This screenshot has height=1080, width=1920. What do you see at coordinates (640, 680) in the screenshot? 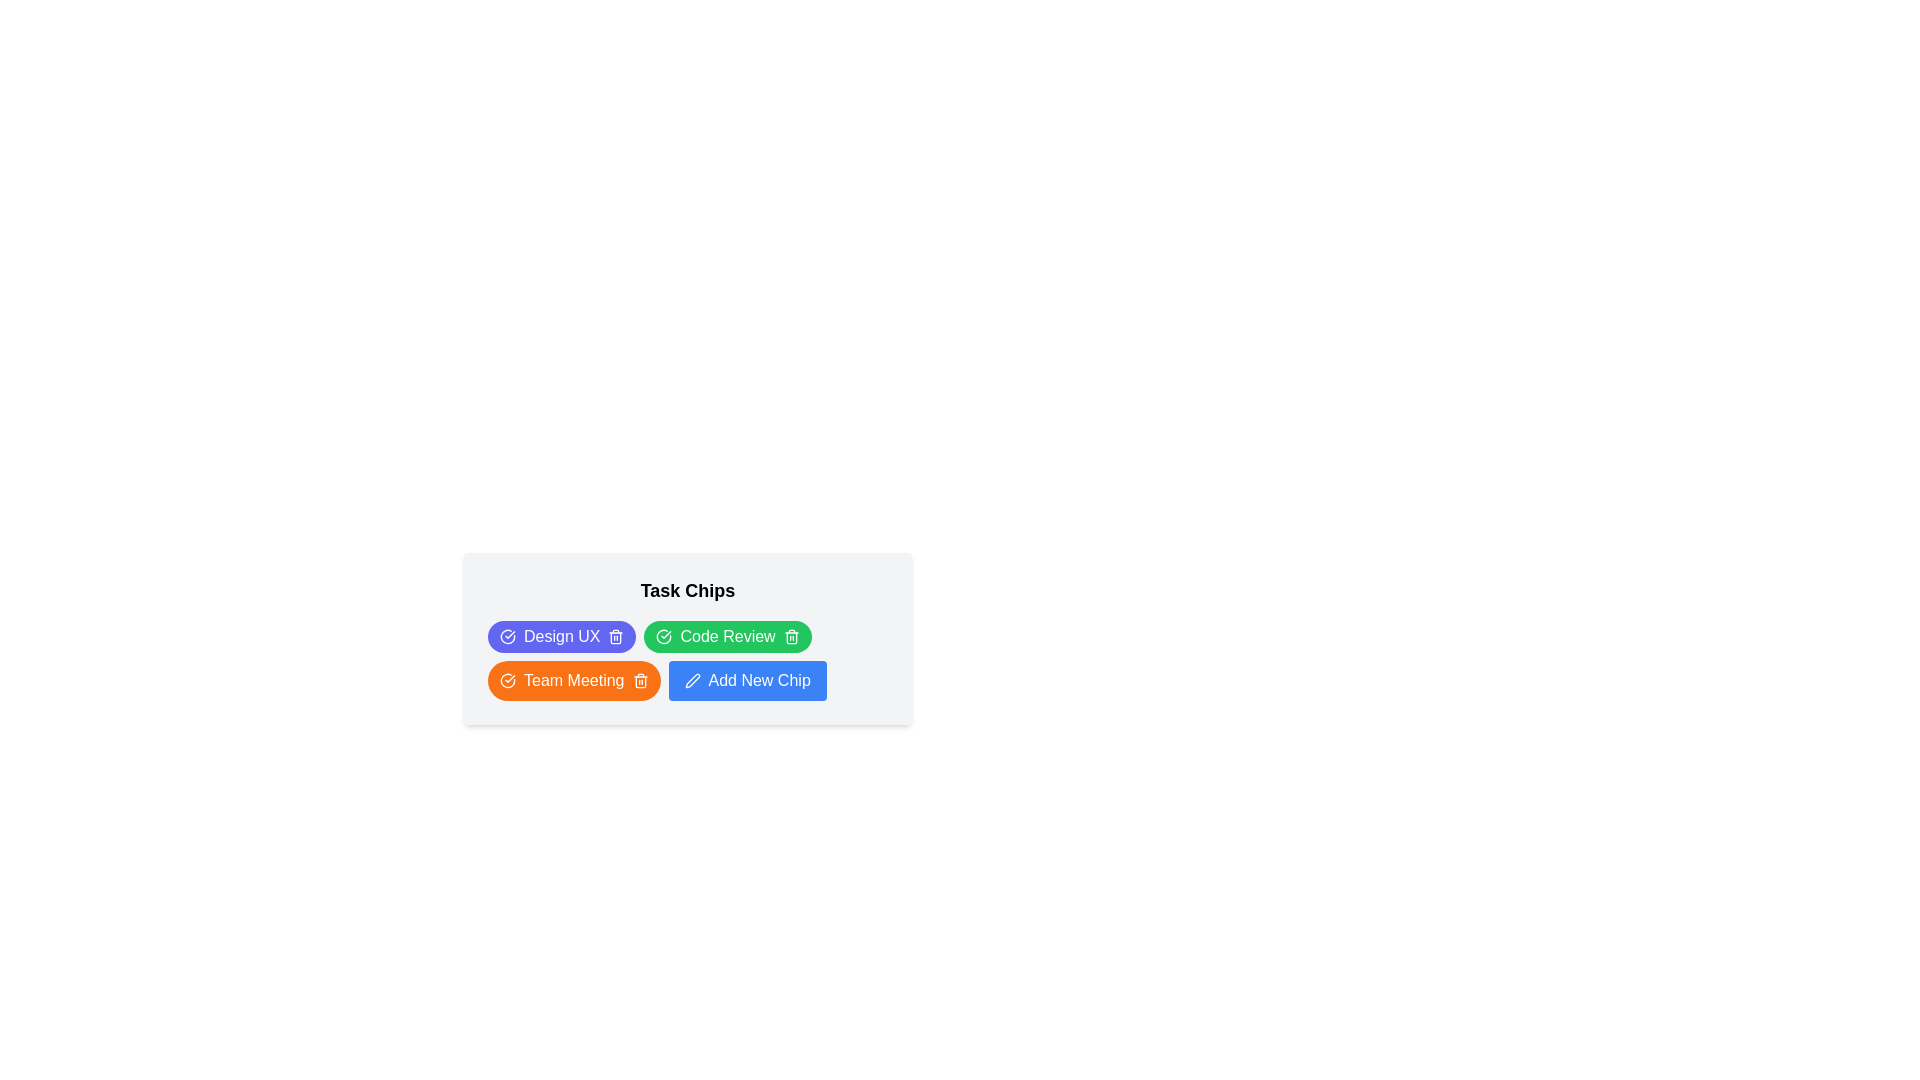
I see `the clickable trash bin icon associated with the delete action located within the orange chip labeled 'Team Meeting' for keyboard navigation` at bounding box center [640, 680].